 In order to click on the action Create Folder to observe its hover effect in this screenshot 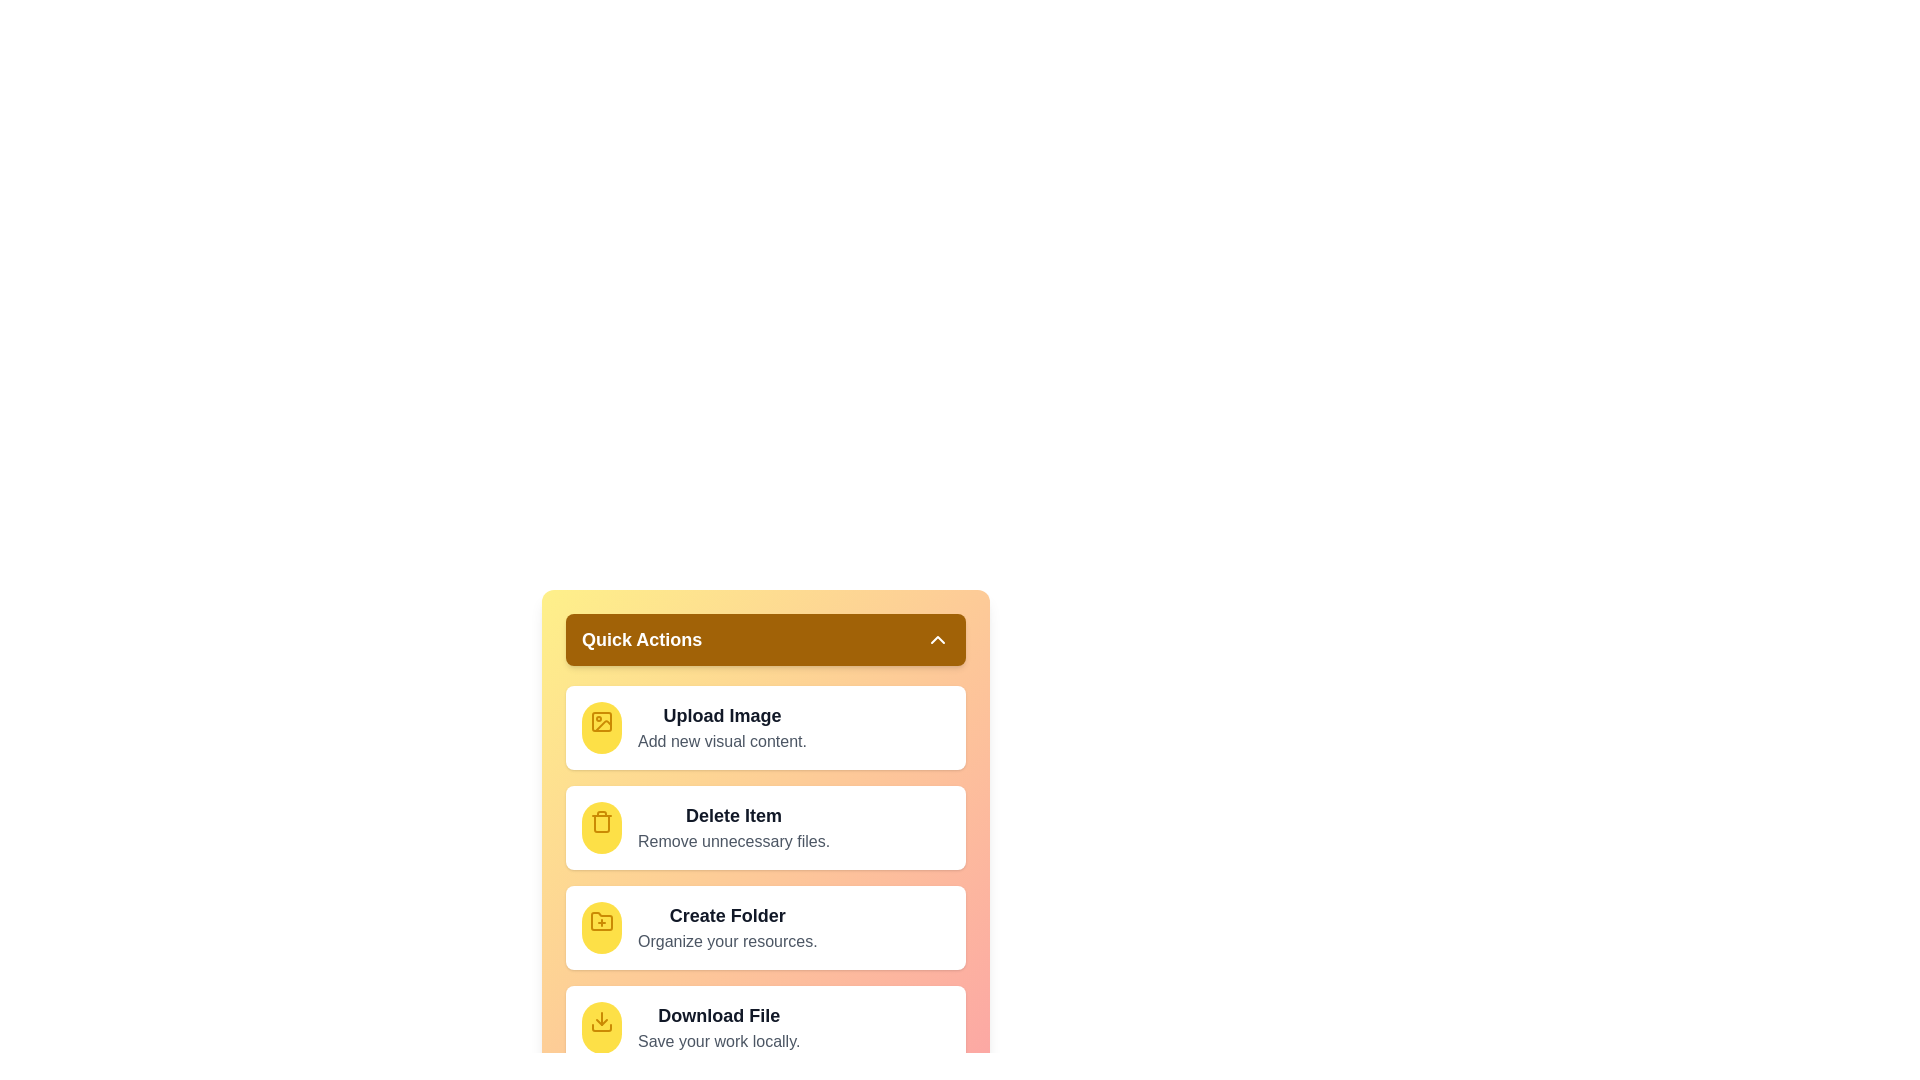, I will do `click(600, 928)`.